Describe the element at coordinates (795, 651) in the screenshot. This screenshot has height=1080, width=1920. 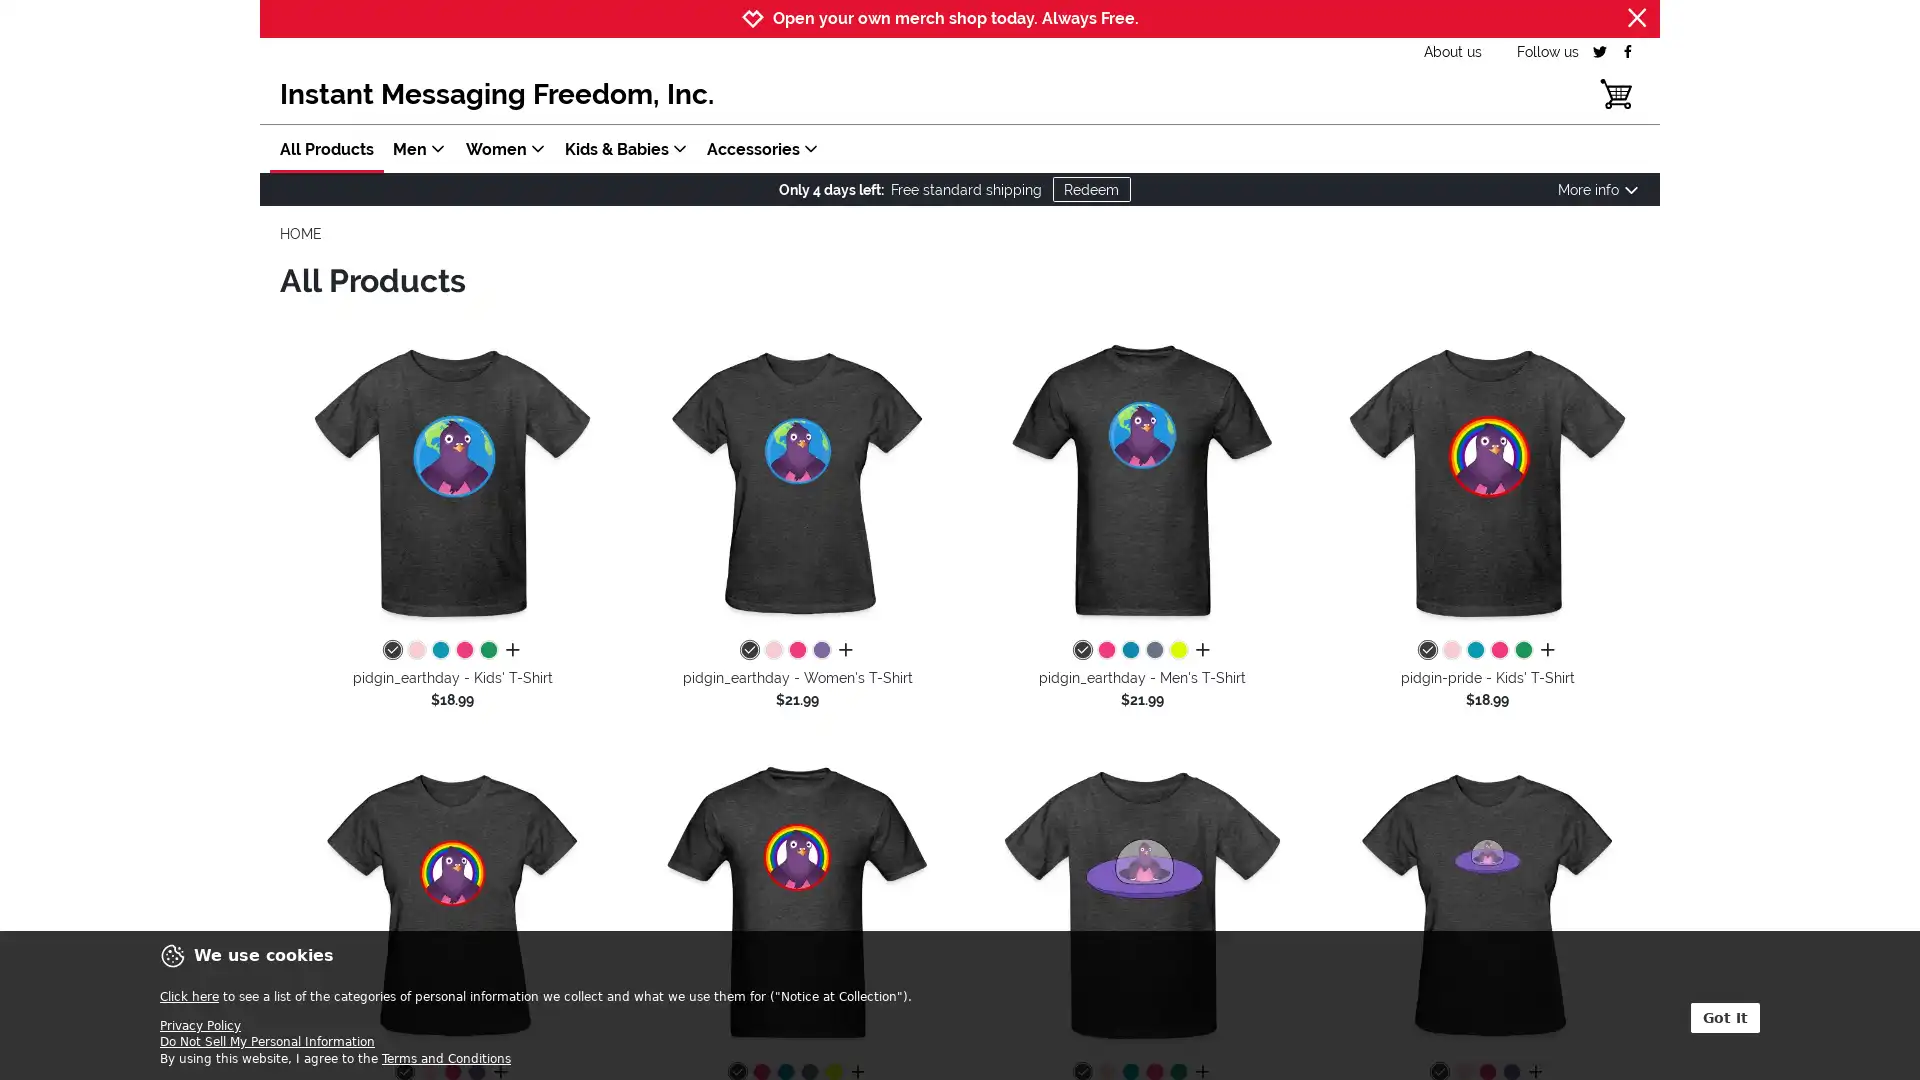
I see `fuchsia` at that location.